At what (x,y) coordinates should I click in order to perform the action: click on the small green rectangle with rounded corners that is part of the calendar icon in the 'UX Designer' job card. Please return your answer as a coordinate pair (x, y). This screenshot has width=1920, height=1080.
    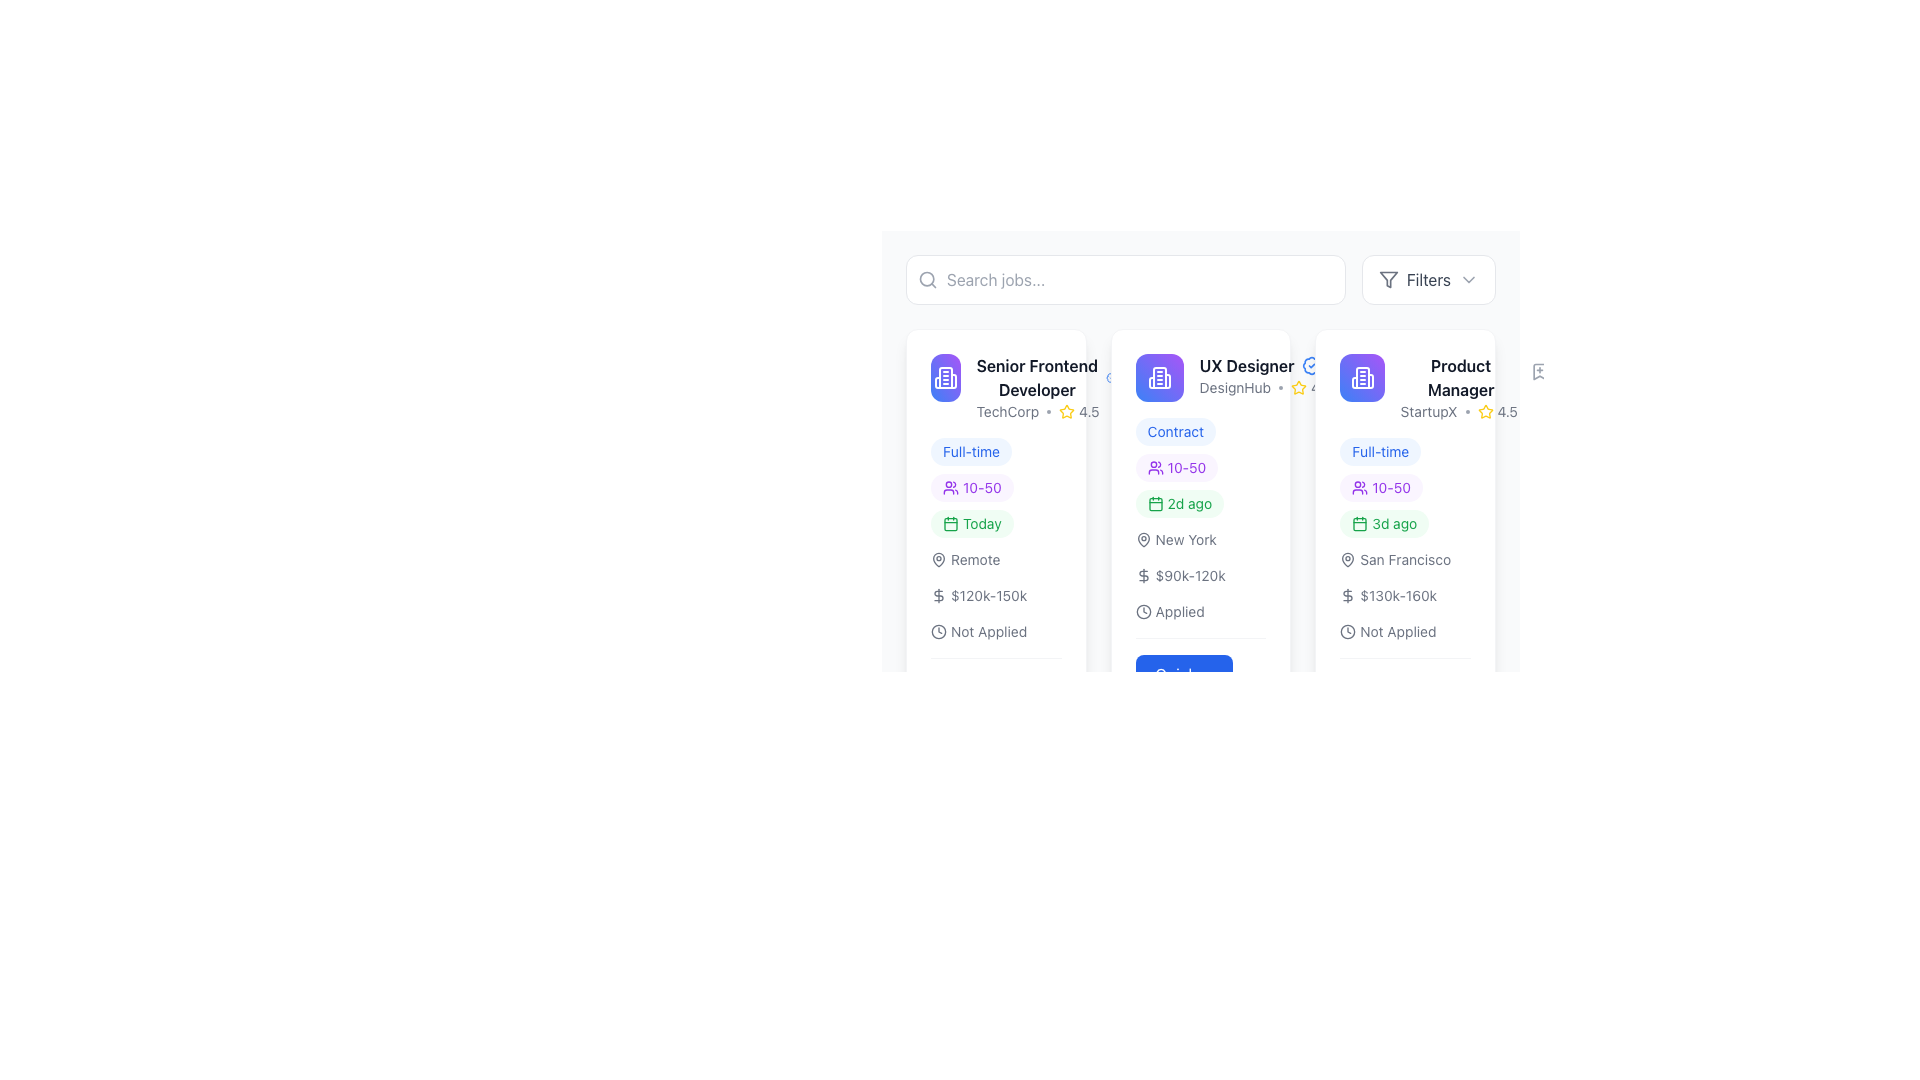
    Looking at the image, I should click on (1155, 503).